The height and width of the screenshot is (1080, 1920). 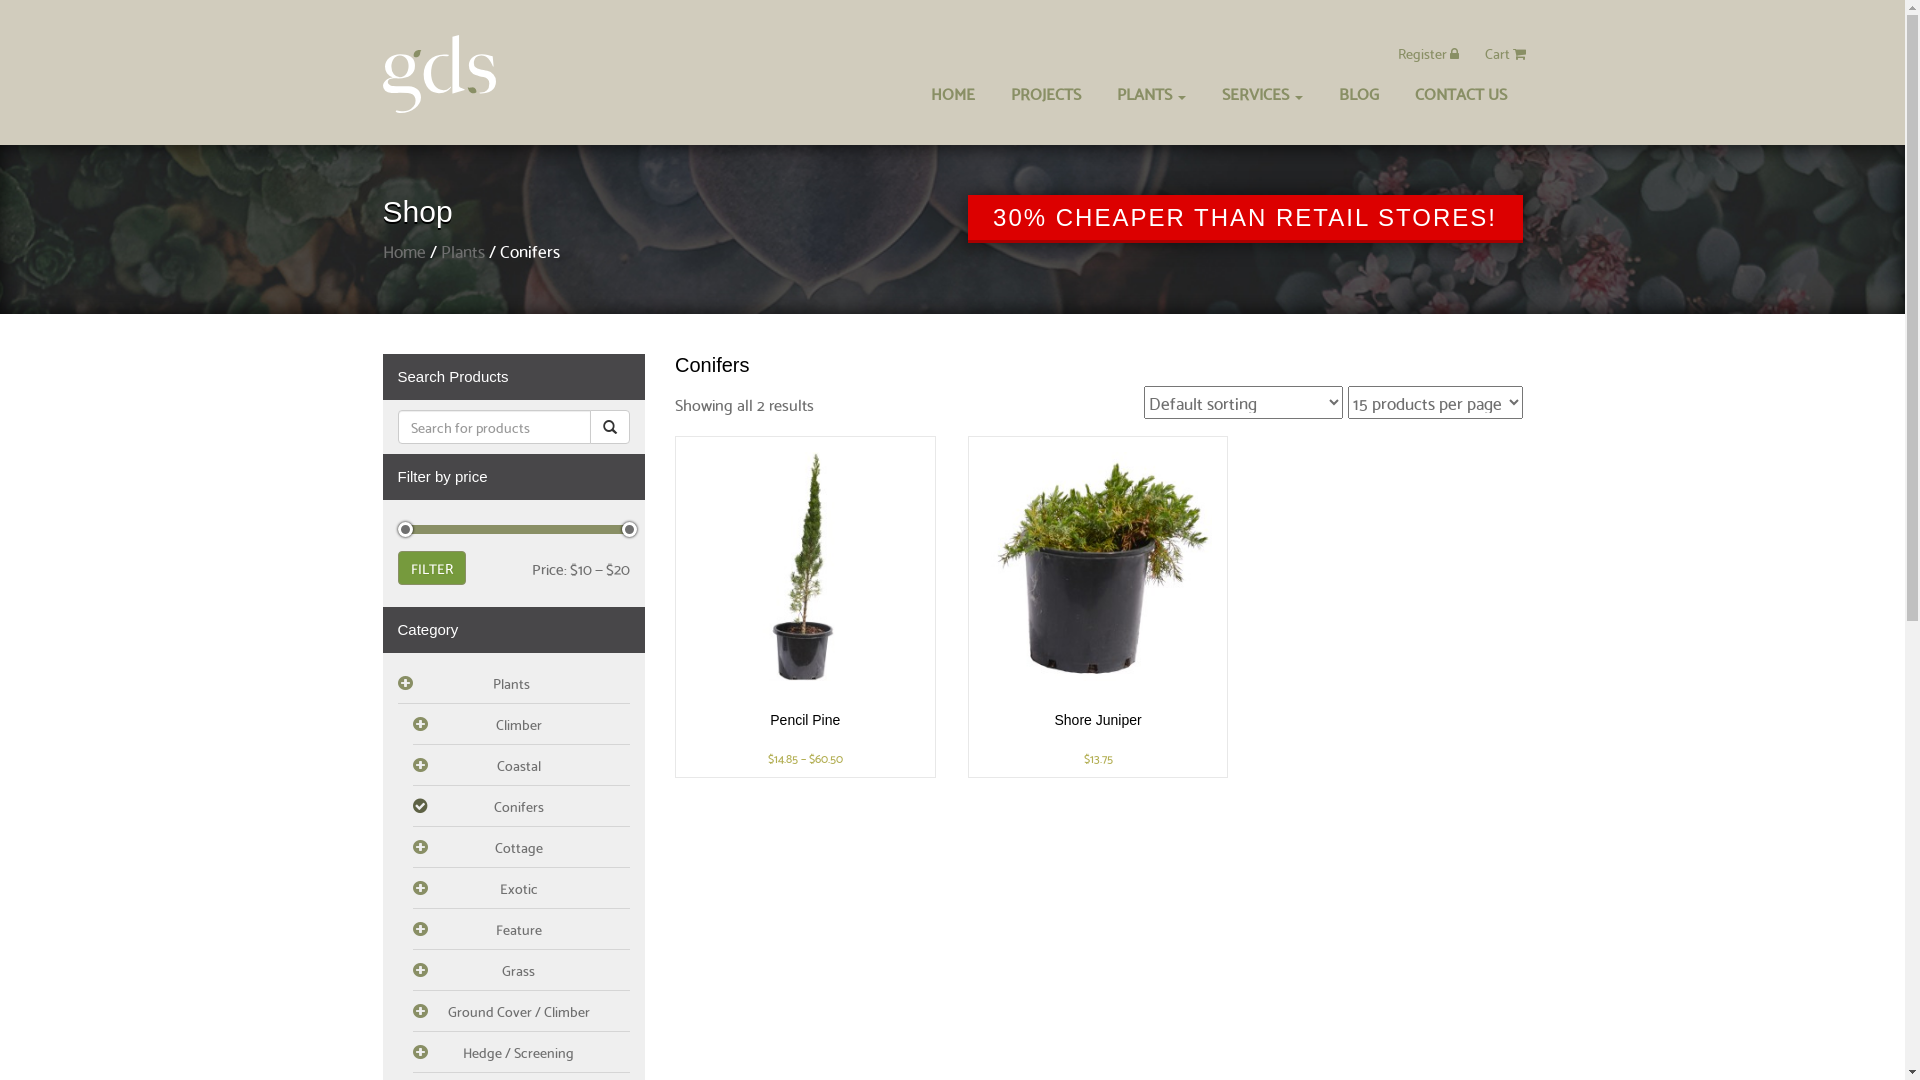 I want to click on 'Ground Cover / Climber', so click(x=521, y=1011).